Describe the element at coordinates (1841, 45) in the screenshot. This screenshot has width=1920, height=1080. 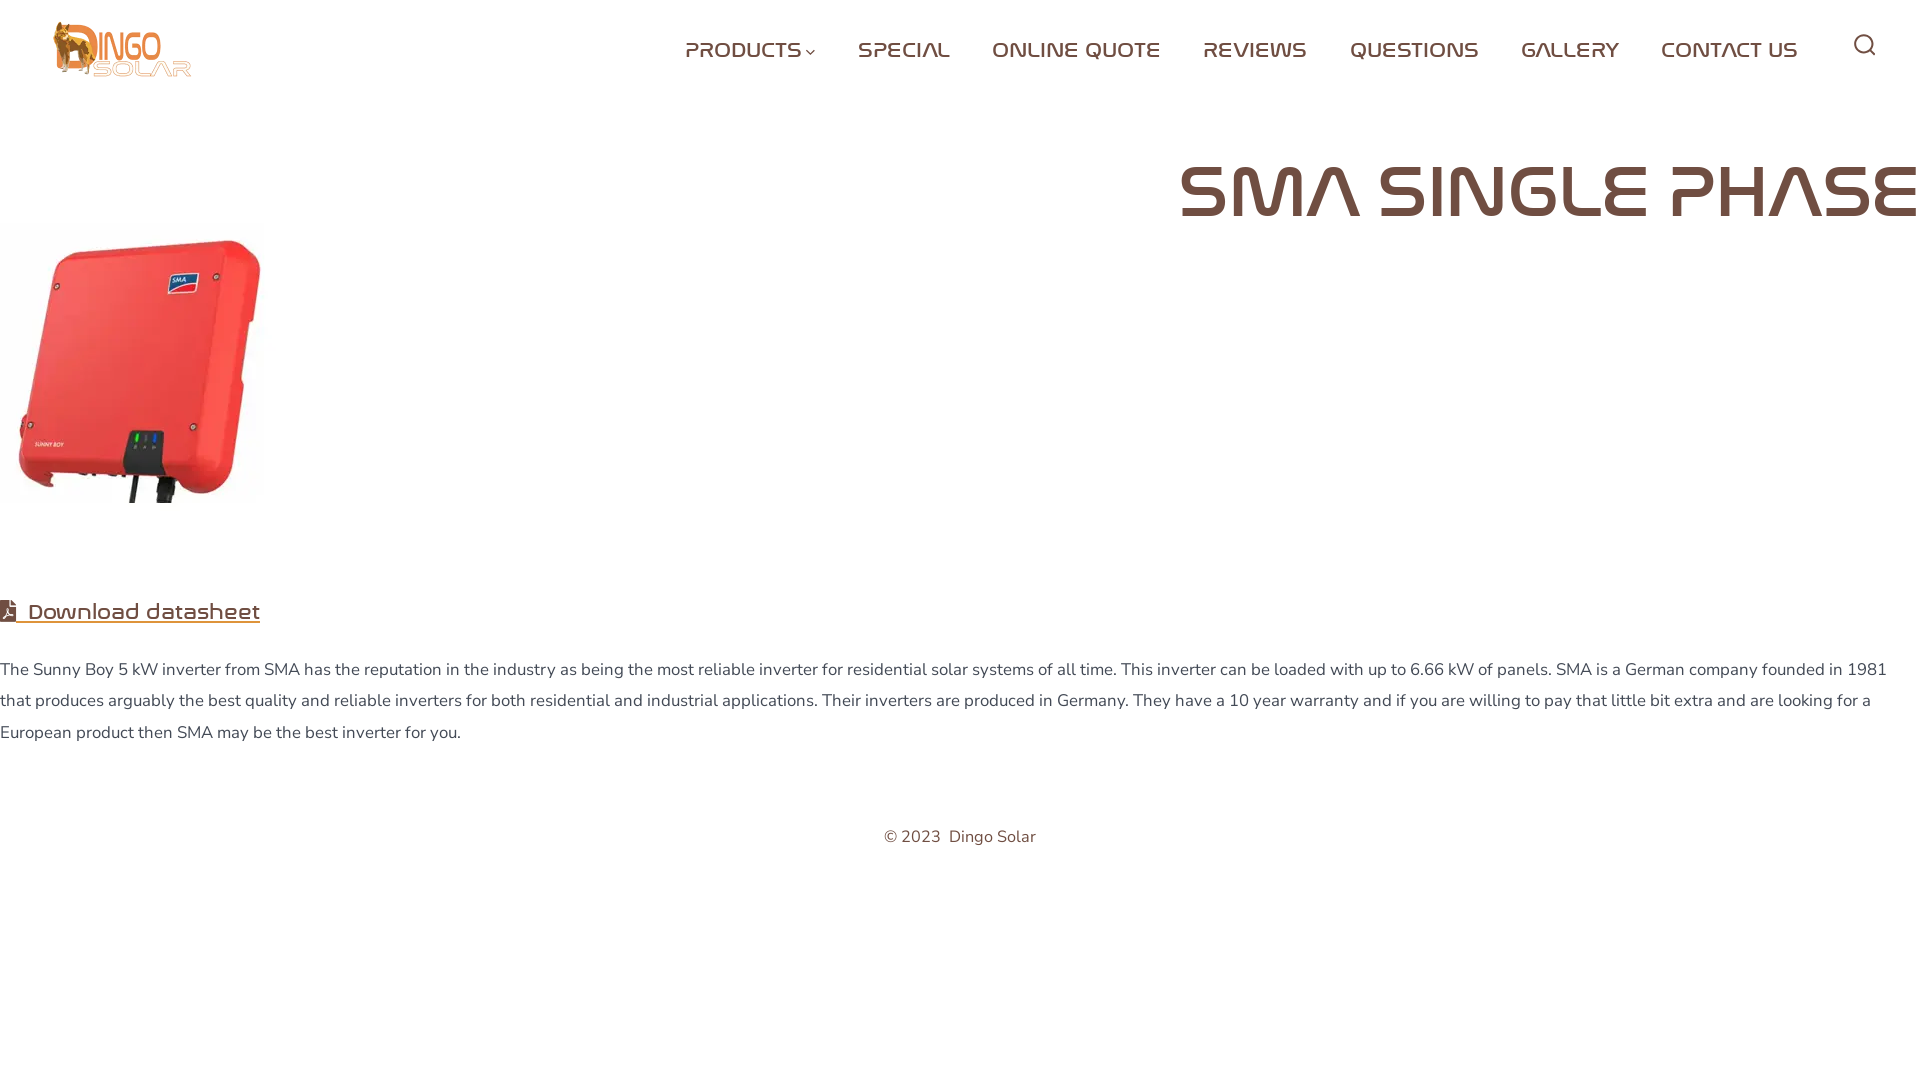
I see `'Search Toggle'` at that location.